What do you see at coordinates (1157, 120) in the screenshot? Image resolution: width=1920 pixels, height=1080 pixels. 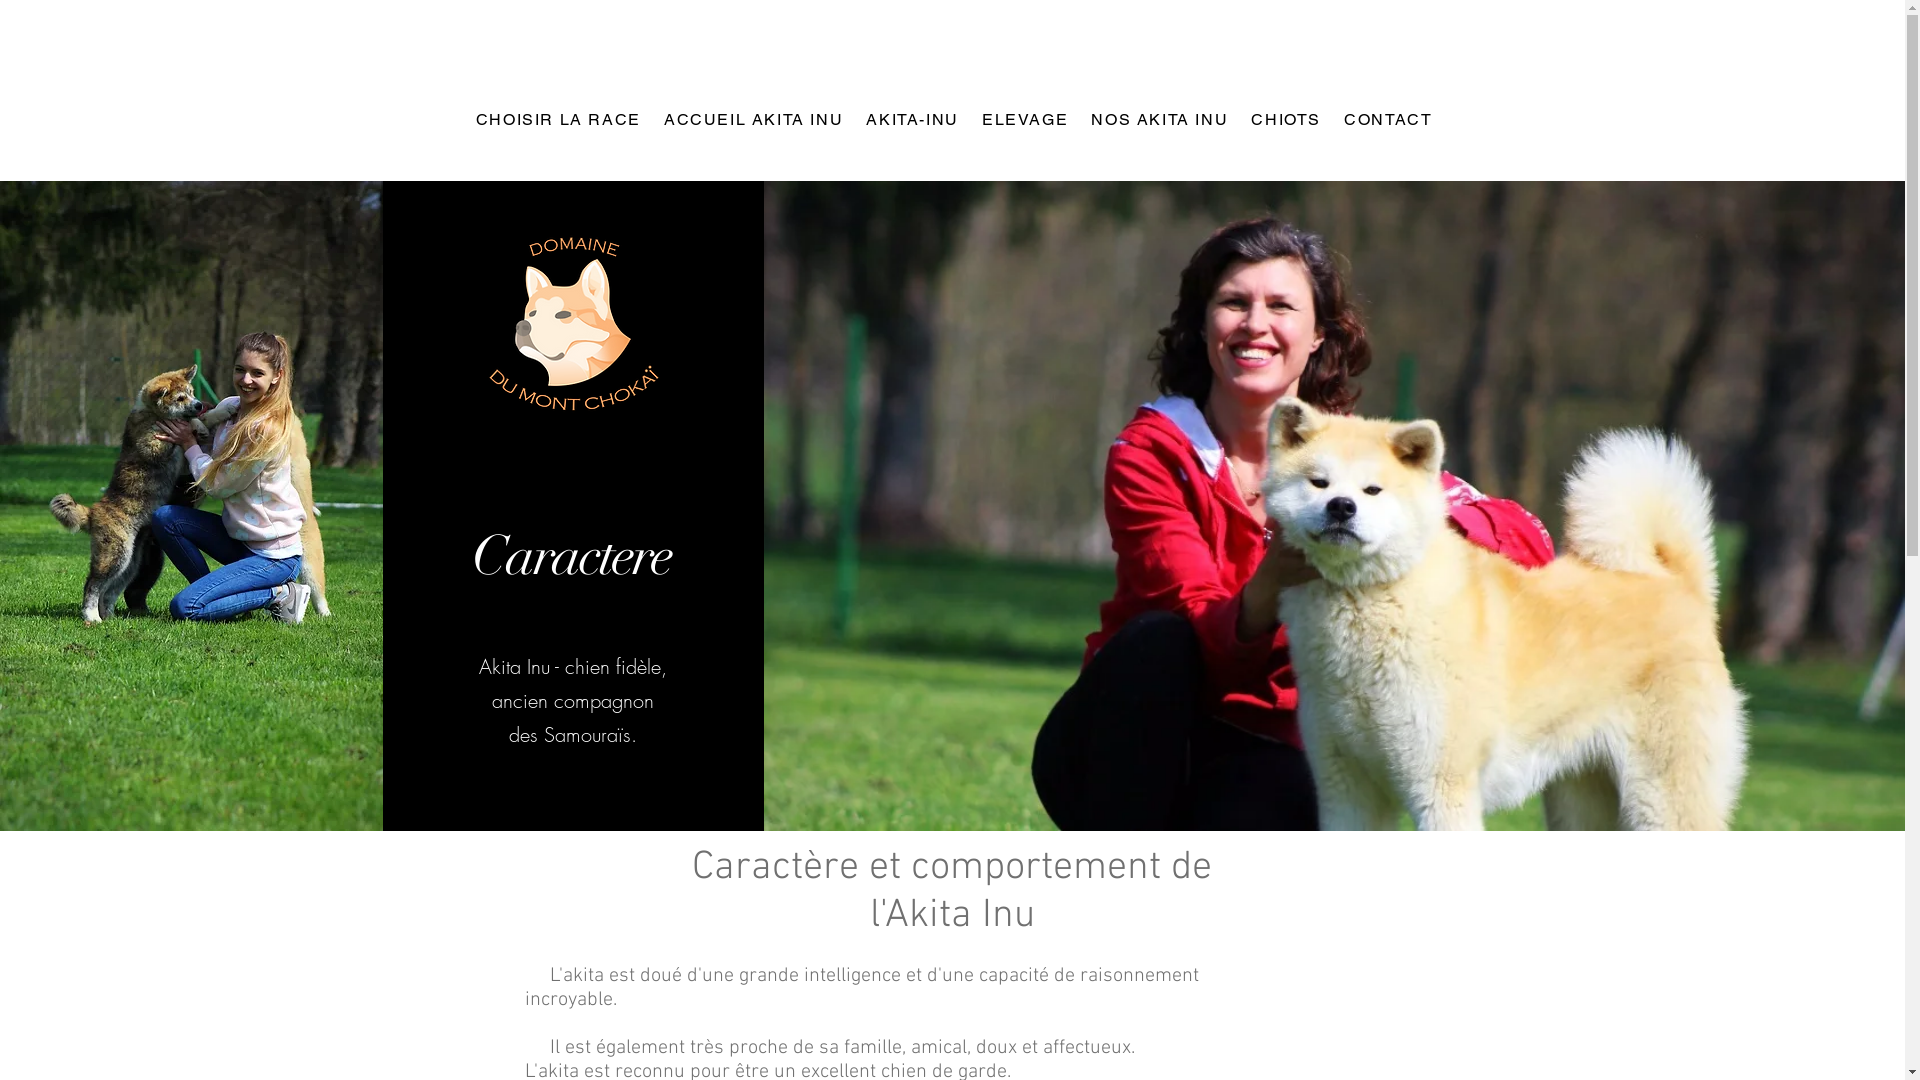 I see `'NOS AKITA INU'` at bounding box center [1157, 120].